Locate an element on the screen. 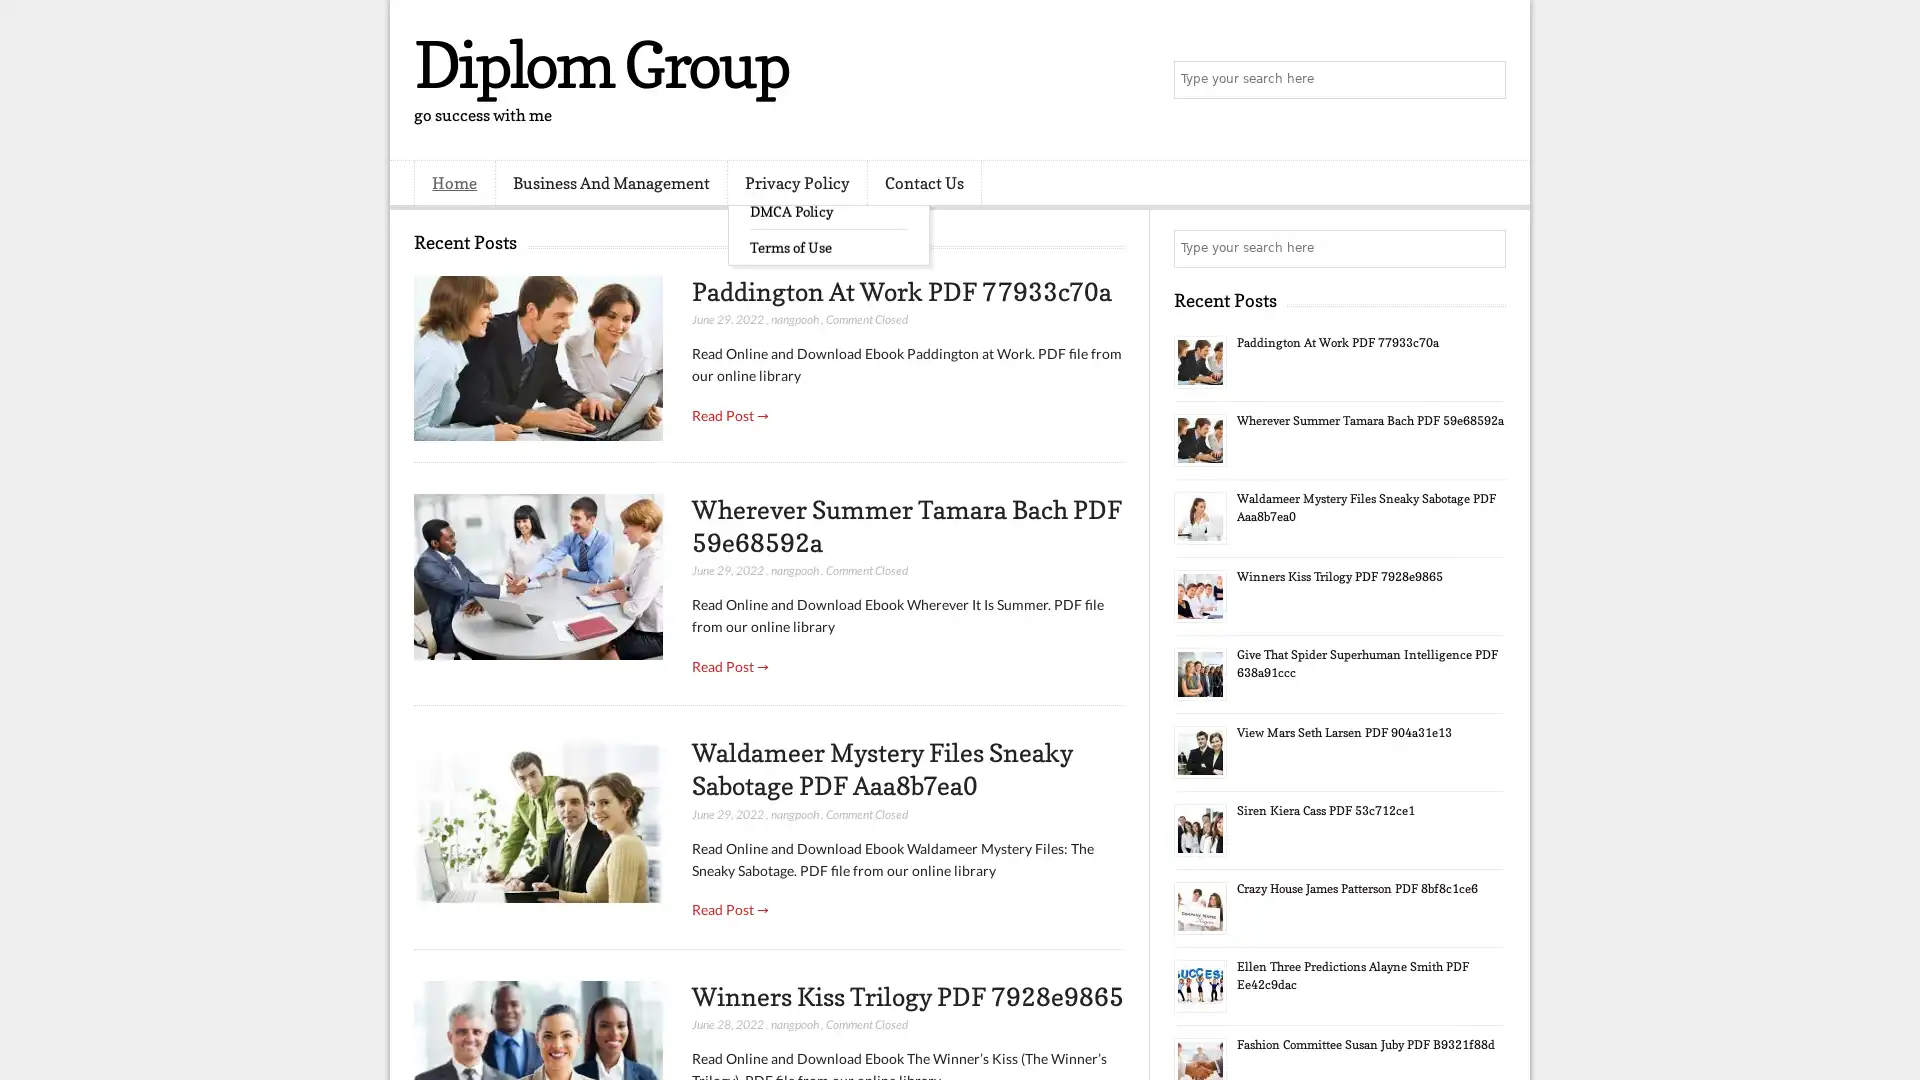  Search is located at coordinates (1485, 248).